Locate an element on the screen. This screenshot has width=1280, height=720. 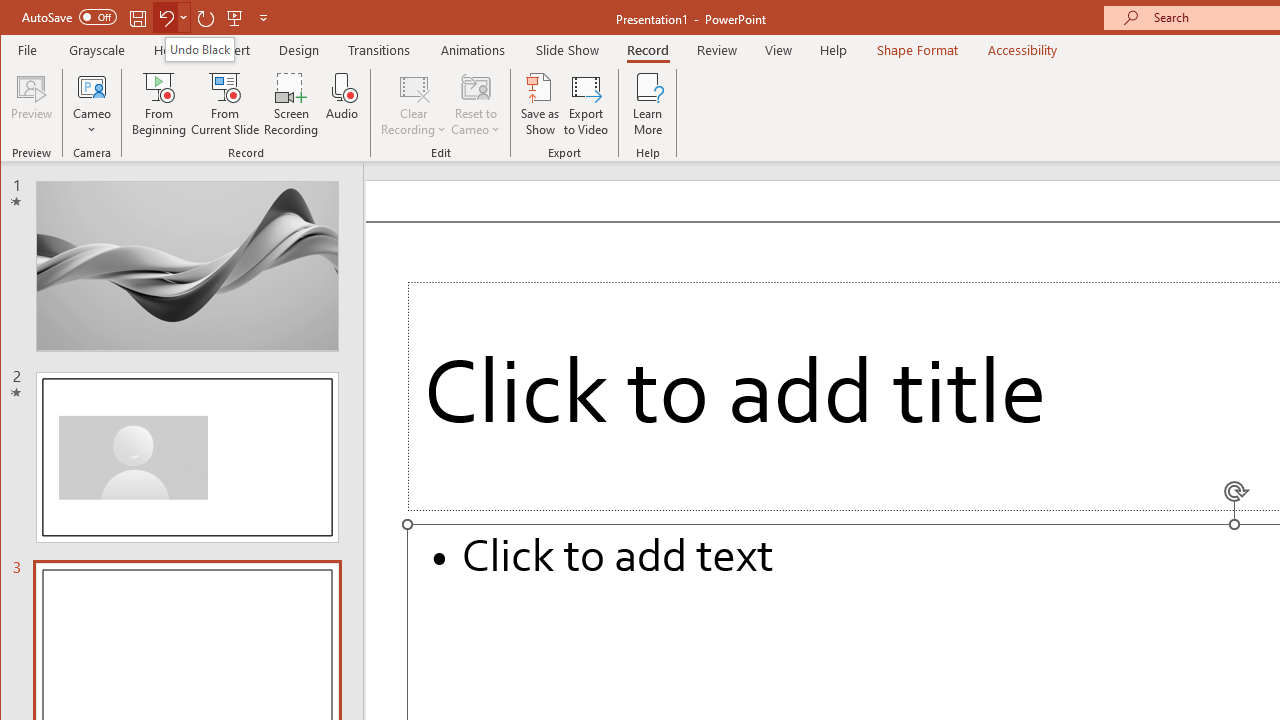
'Learn More' is located at coordinates (648, 104).